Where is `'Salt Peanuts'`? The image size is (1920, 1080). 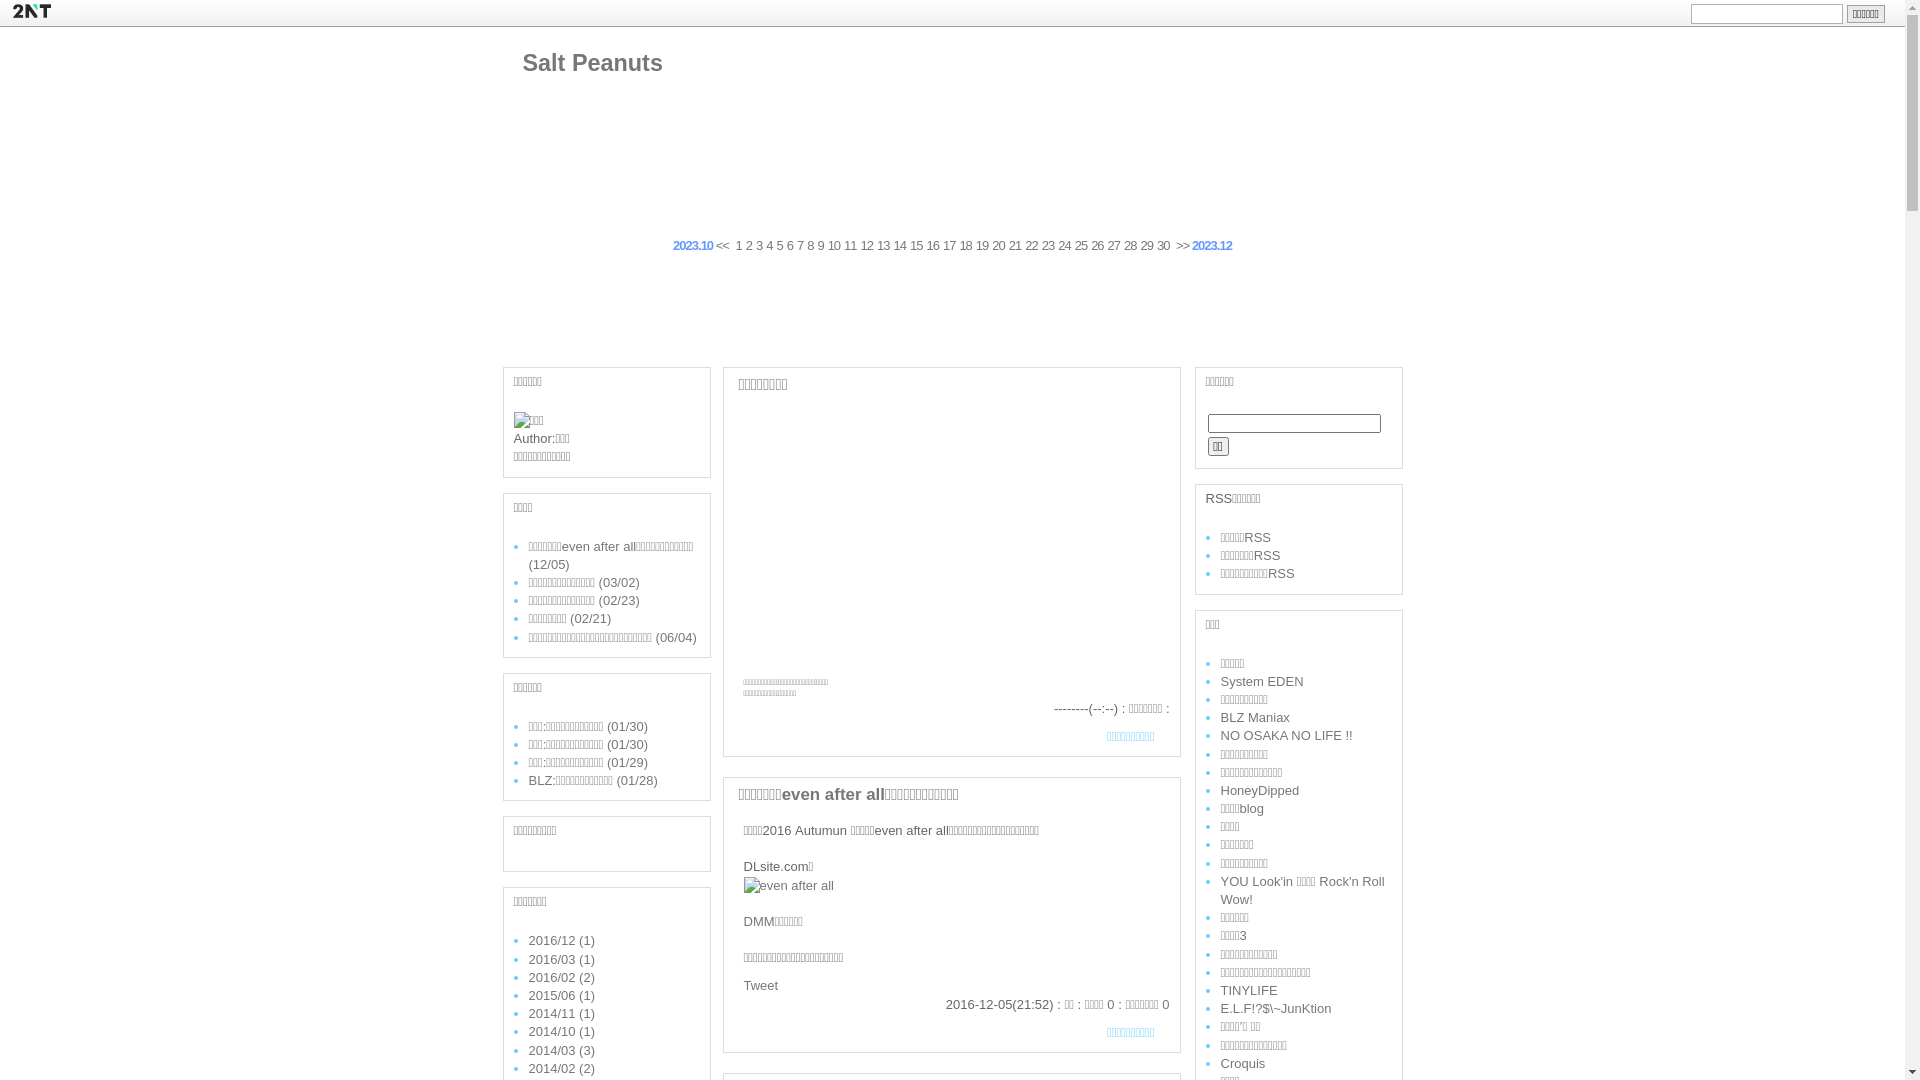 'Salt Peanuts' is located at coordinates (590, 61).